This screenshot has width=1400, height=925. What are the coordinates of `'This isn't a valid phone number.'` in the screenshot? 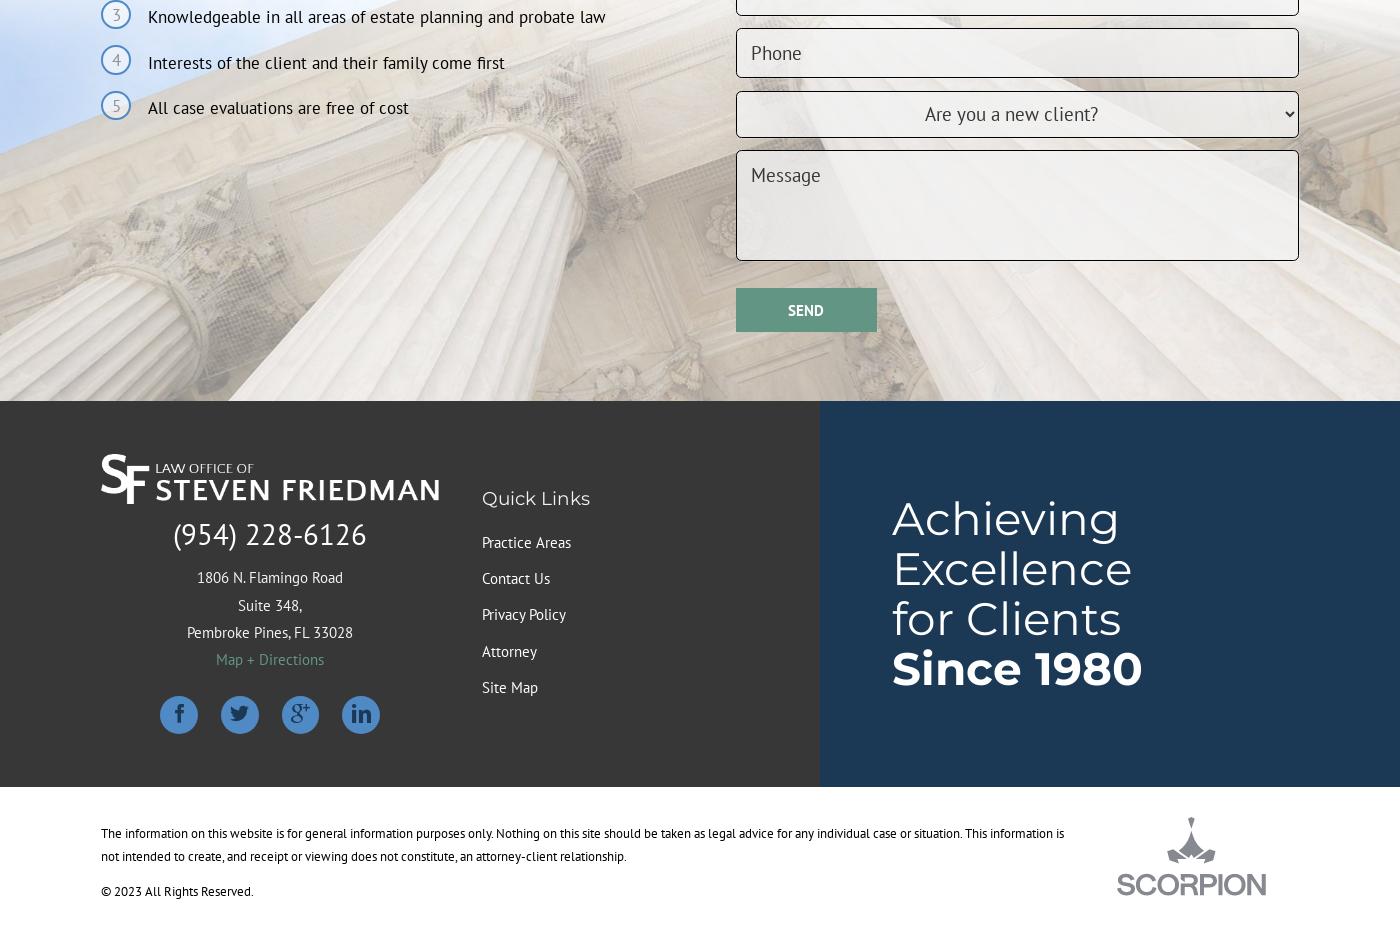 It's located at (1204, 96).